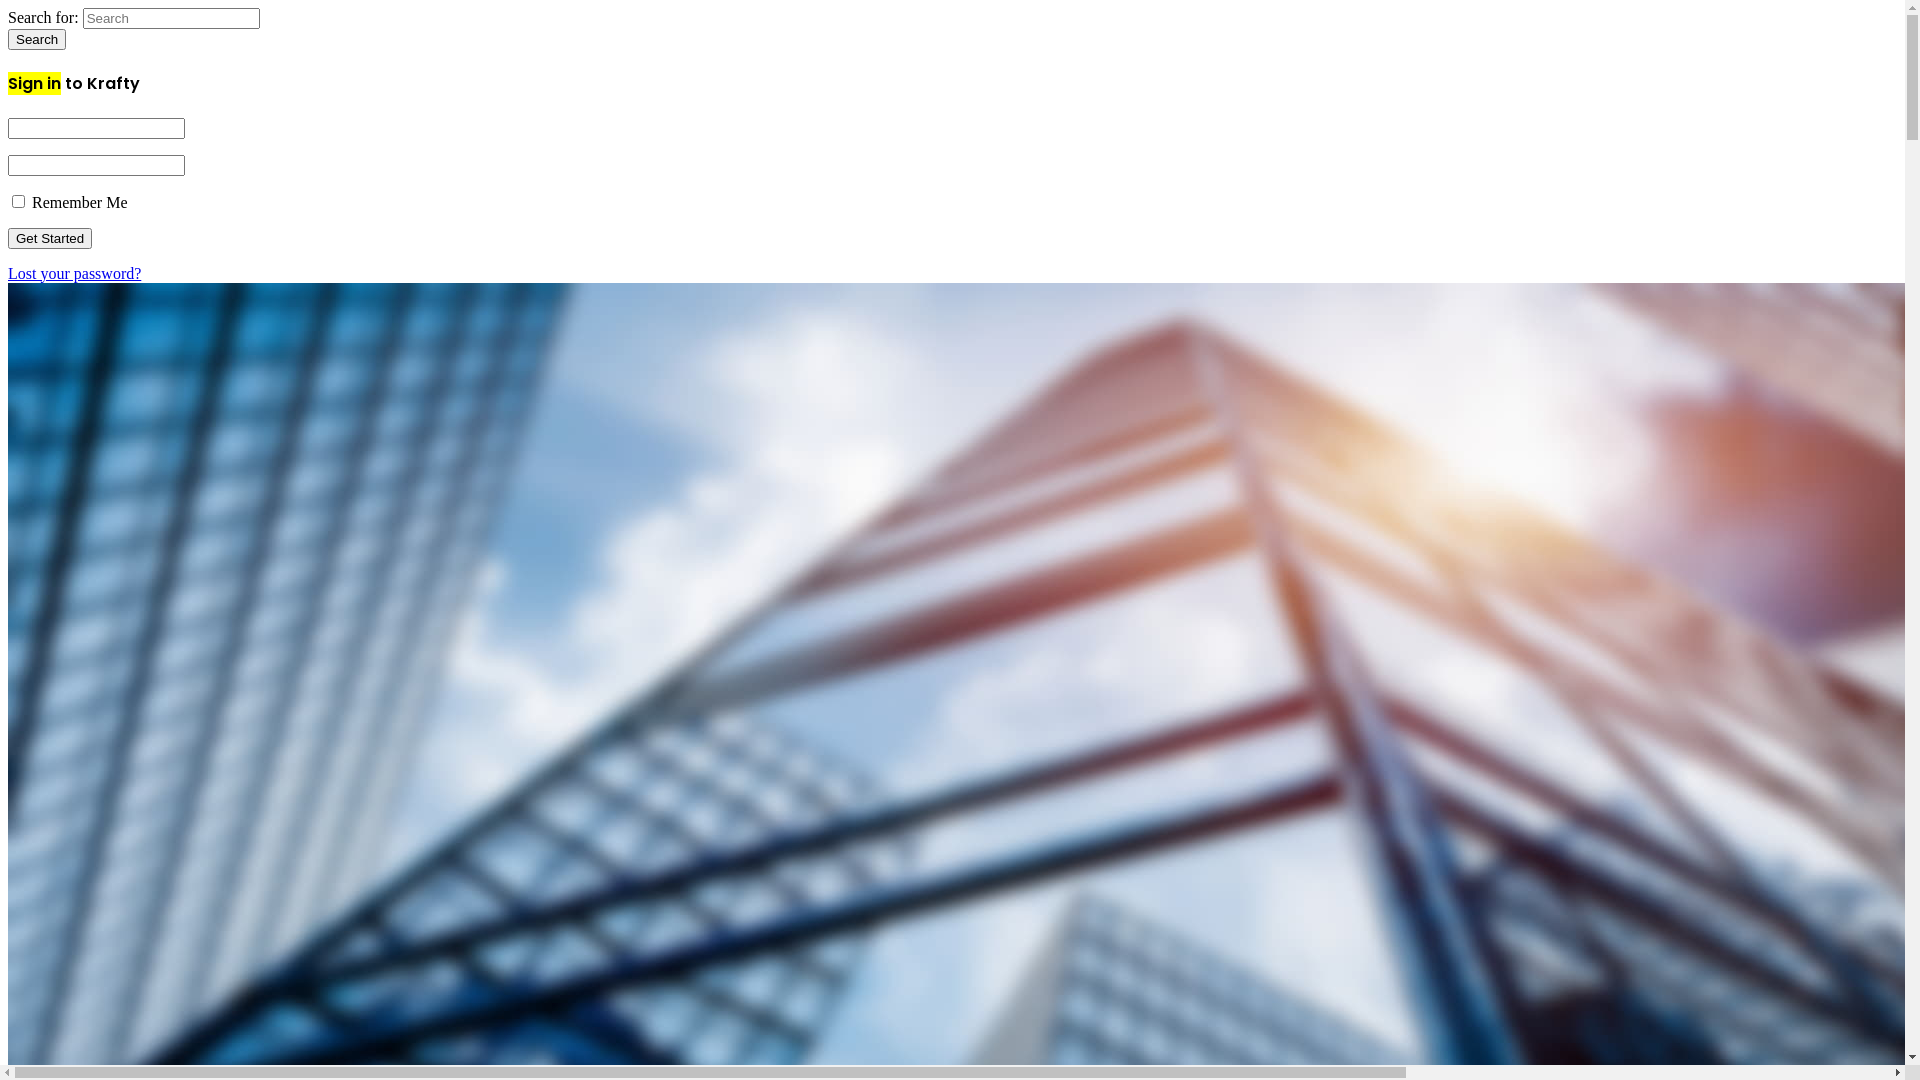  I want to click on 'Get Started', so click(49, 237).